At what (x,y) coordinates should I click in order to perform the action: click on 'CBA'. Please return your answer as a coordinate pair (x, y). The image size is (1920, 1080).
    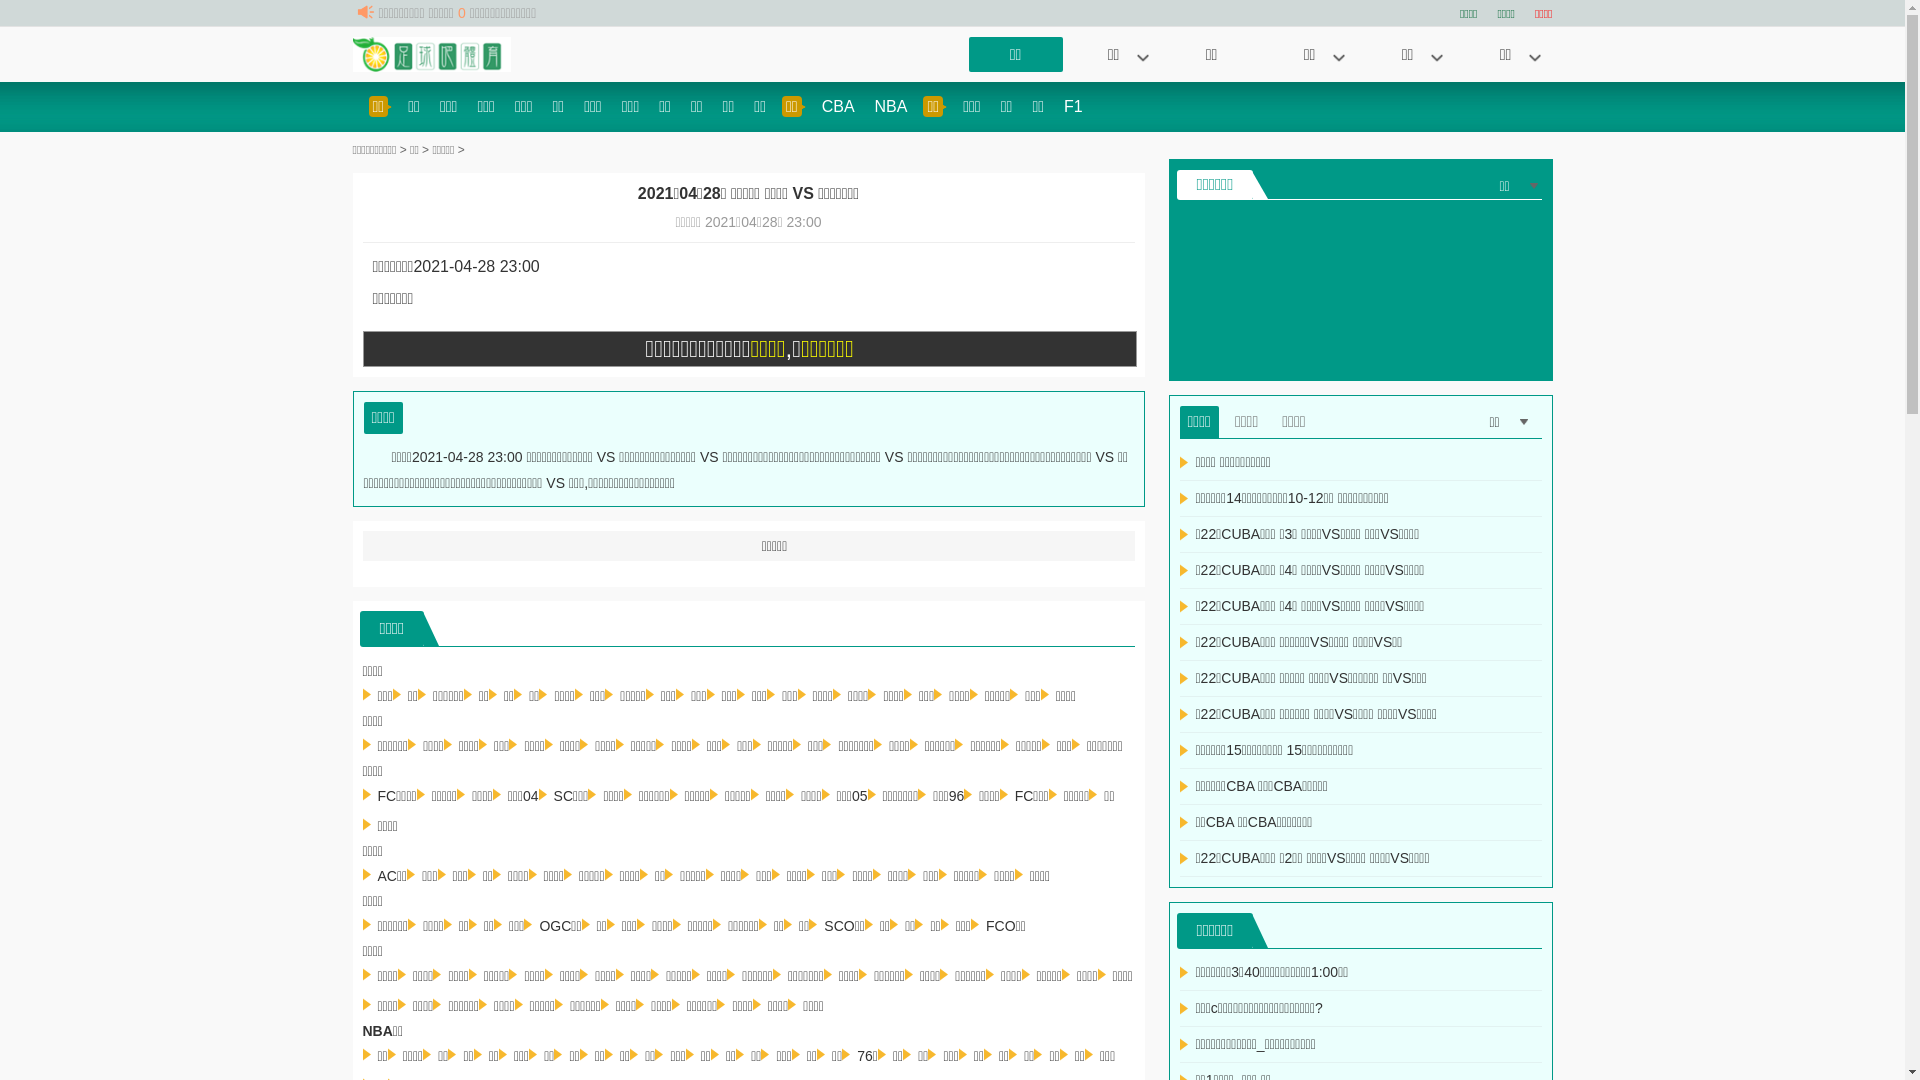
    Looking at the image, I should click on (838, 106).